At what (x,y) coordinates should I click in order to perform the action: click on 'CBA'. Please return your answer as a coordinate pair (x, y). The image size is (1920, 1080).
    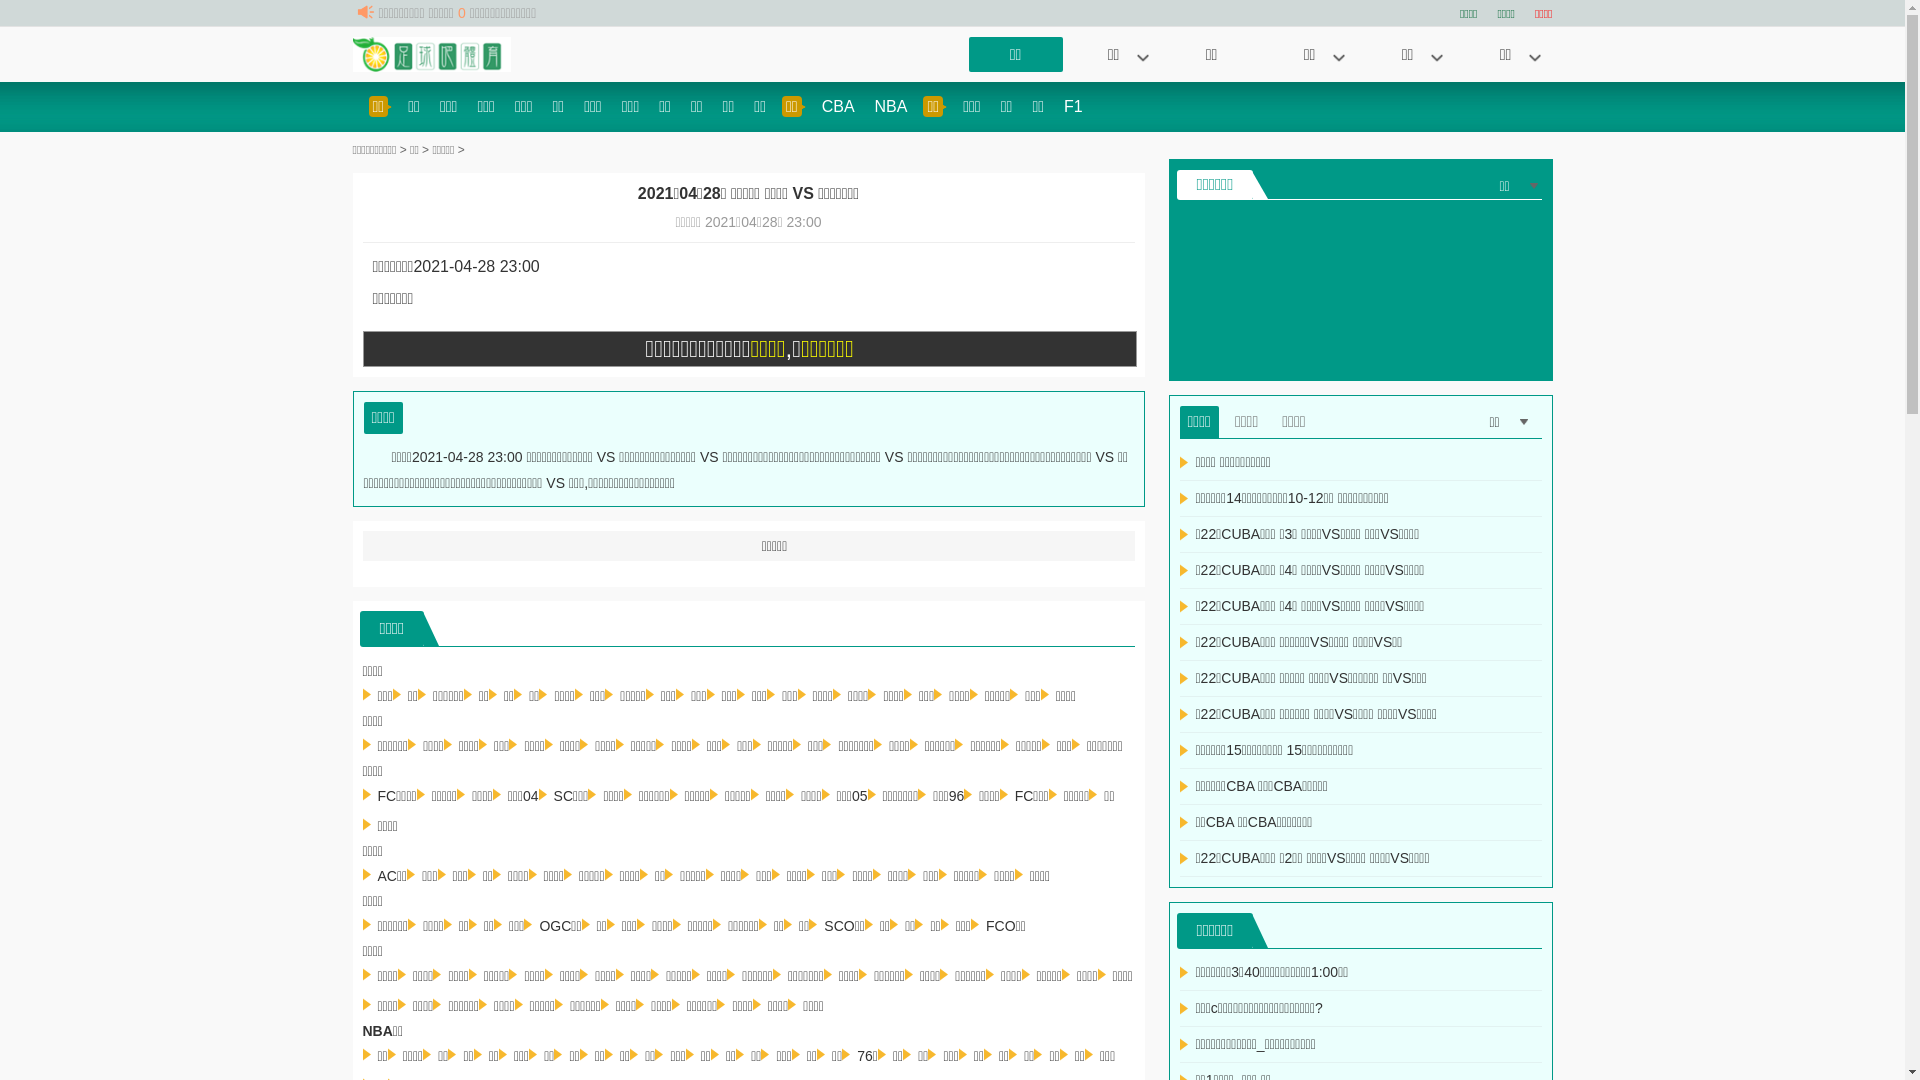
    Looking at the image, I should click on (838, 106).